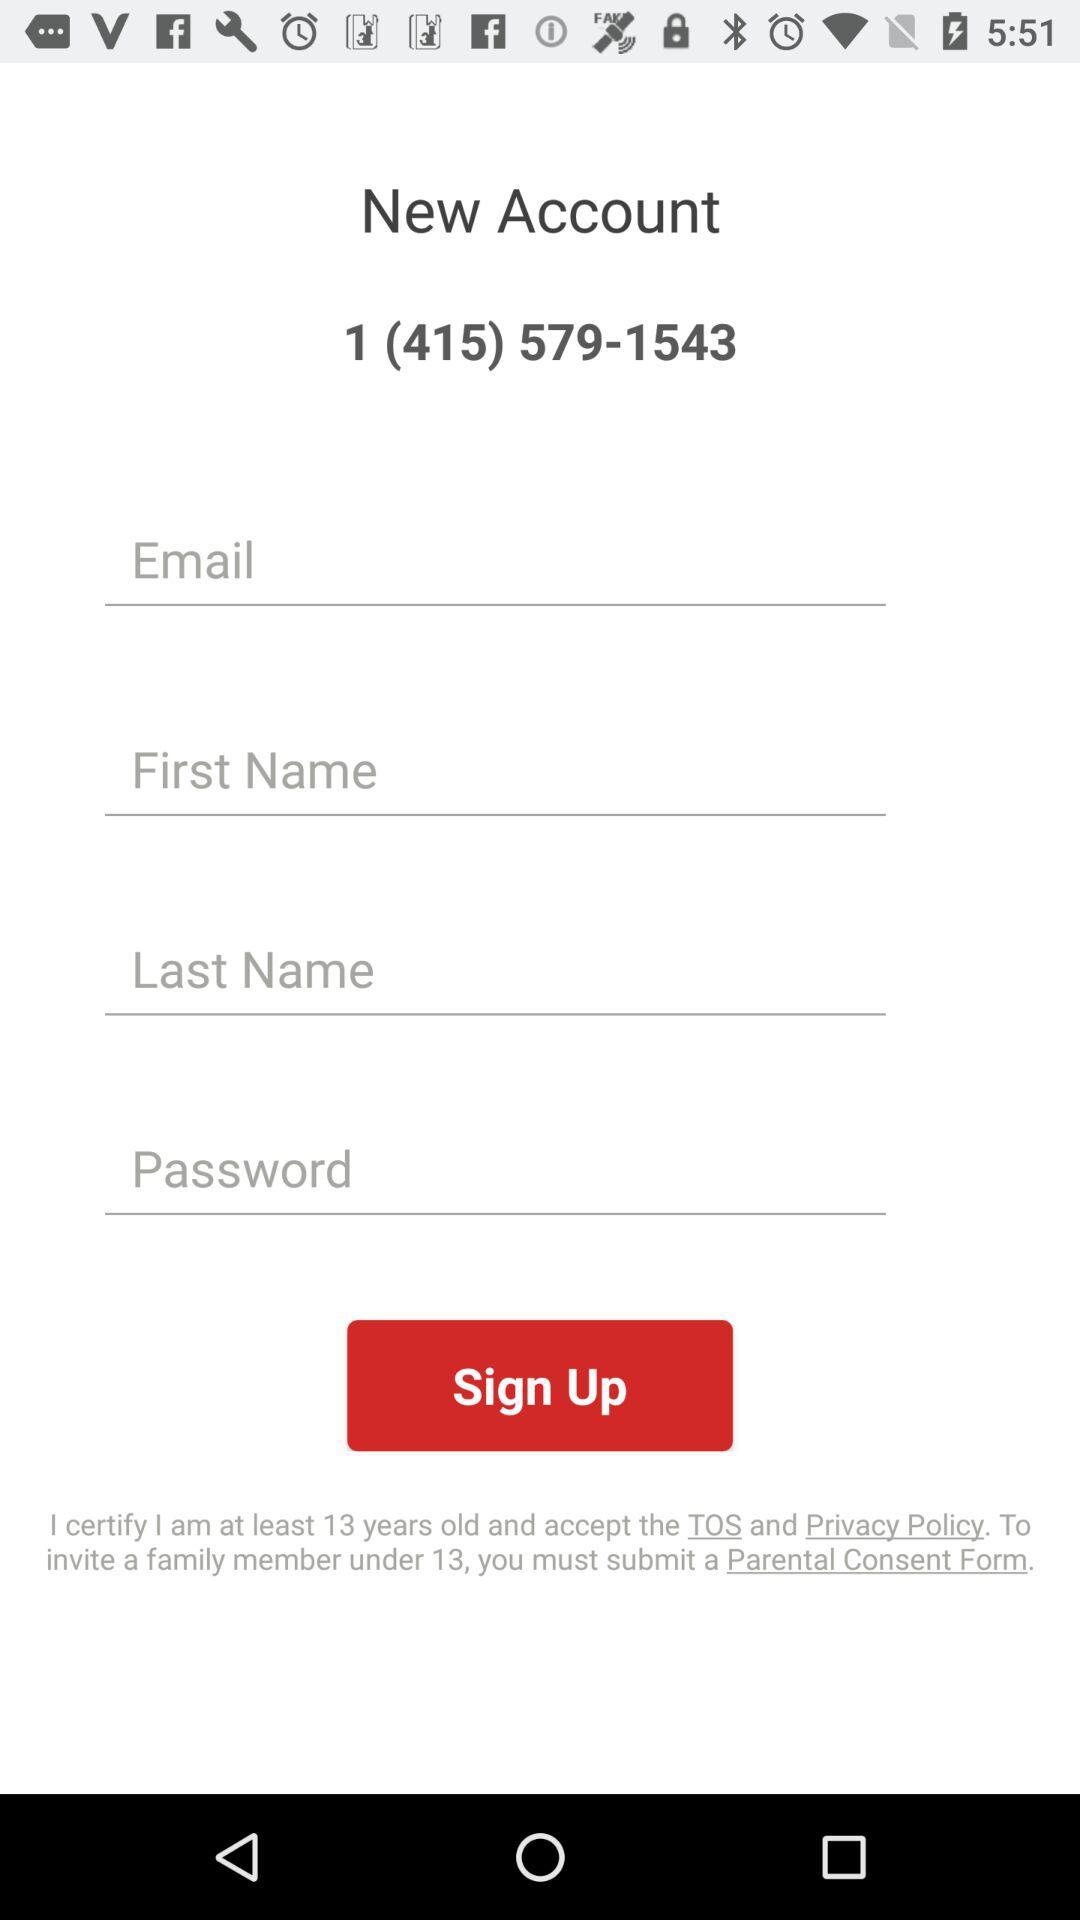  What do you see at coordinates (495, 558) in the screenshot?
I see `icon below 1 415 579 item` at bounding box center [495, 558].